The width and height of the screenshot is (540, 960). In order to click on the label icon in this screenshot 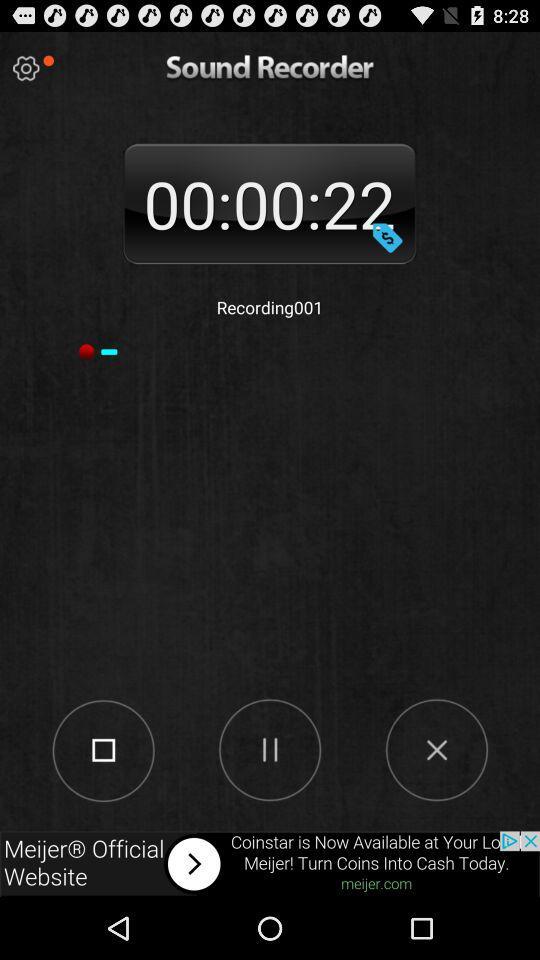, I will do `click(387, 253)`.